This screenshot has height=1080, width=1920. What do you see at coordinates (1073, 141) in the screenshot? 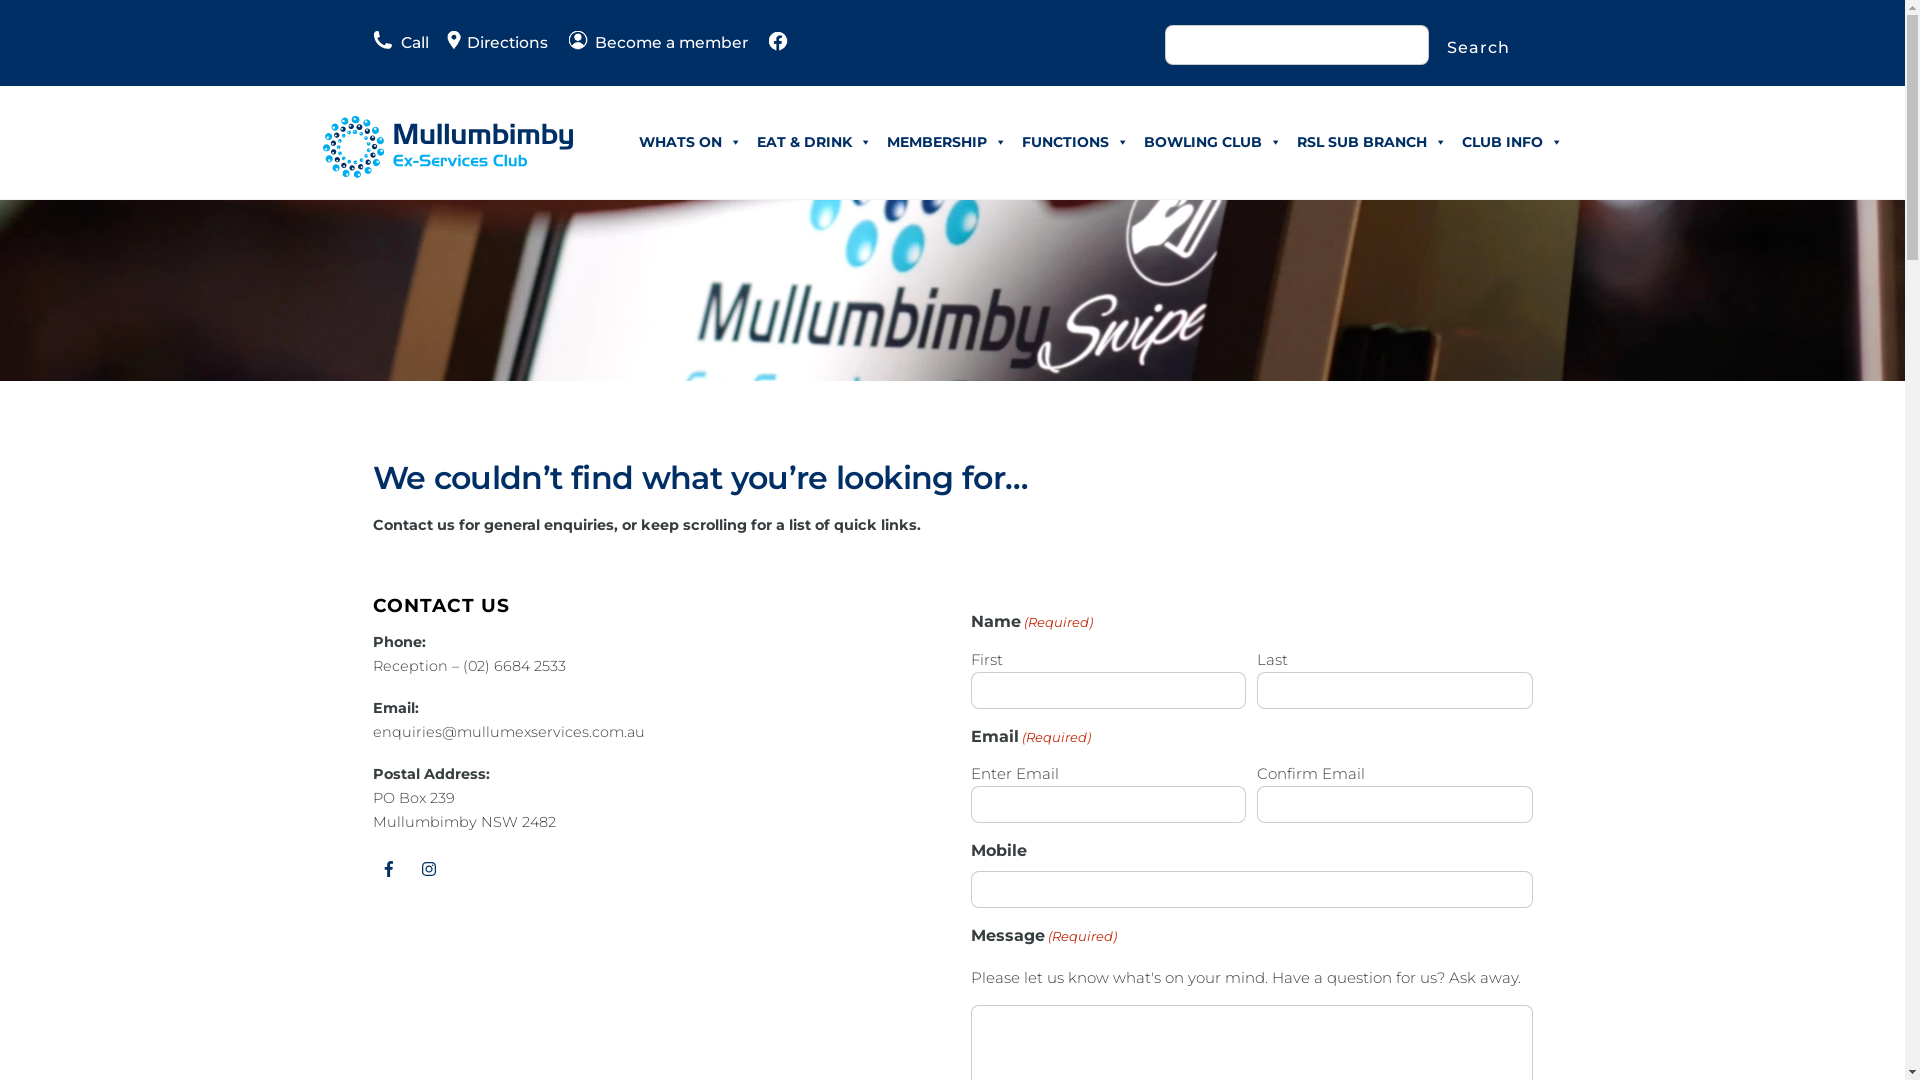
I see `'FUNCTIONS'` at bounding box center [1073, 141].